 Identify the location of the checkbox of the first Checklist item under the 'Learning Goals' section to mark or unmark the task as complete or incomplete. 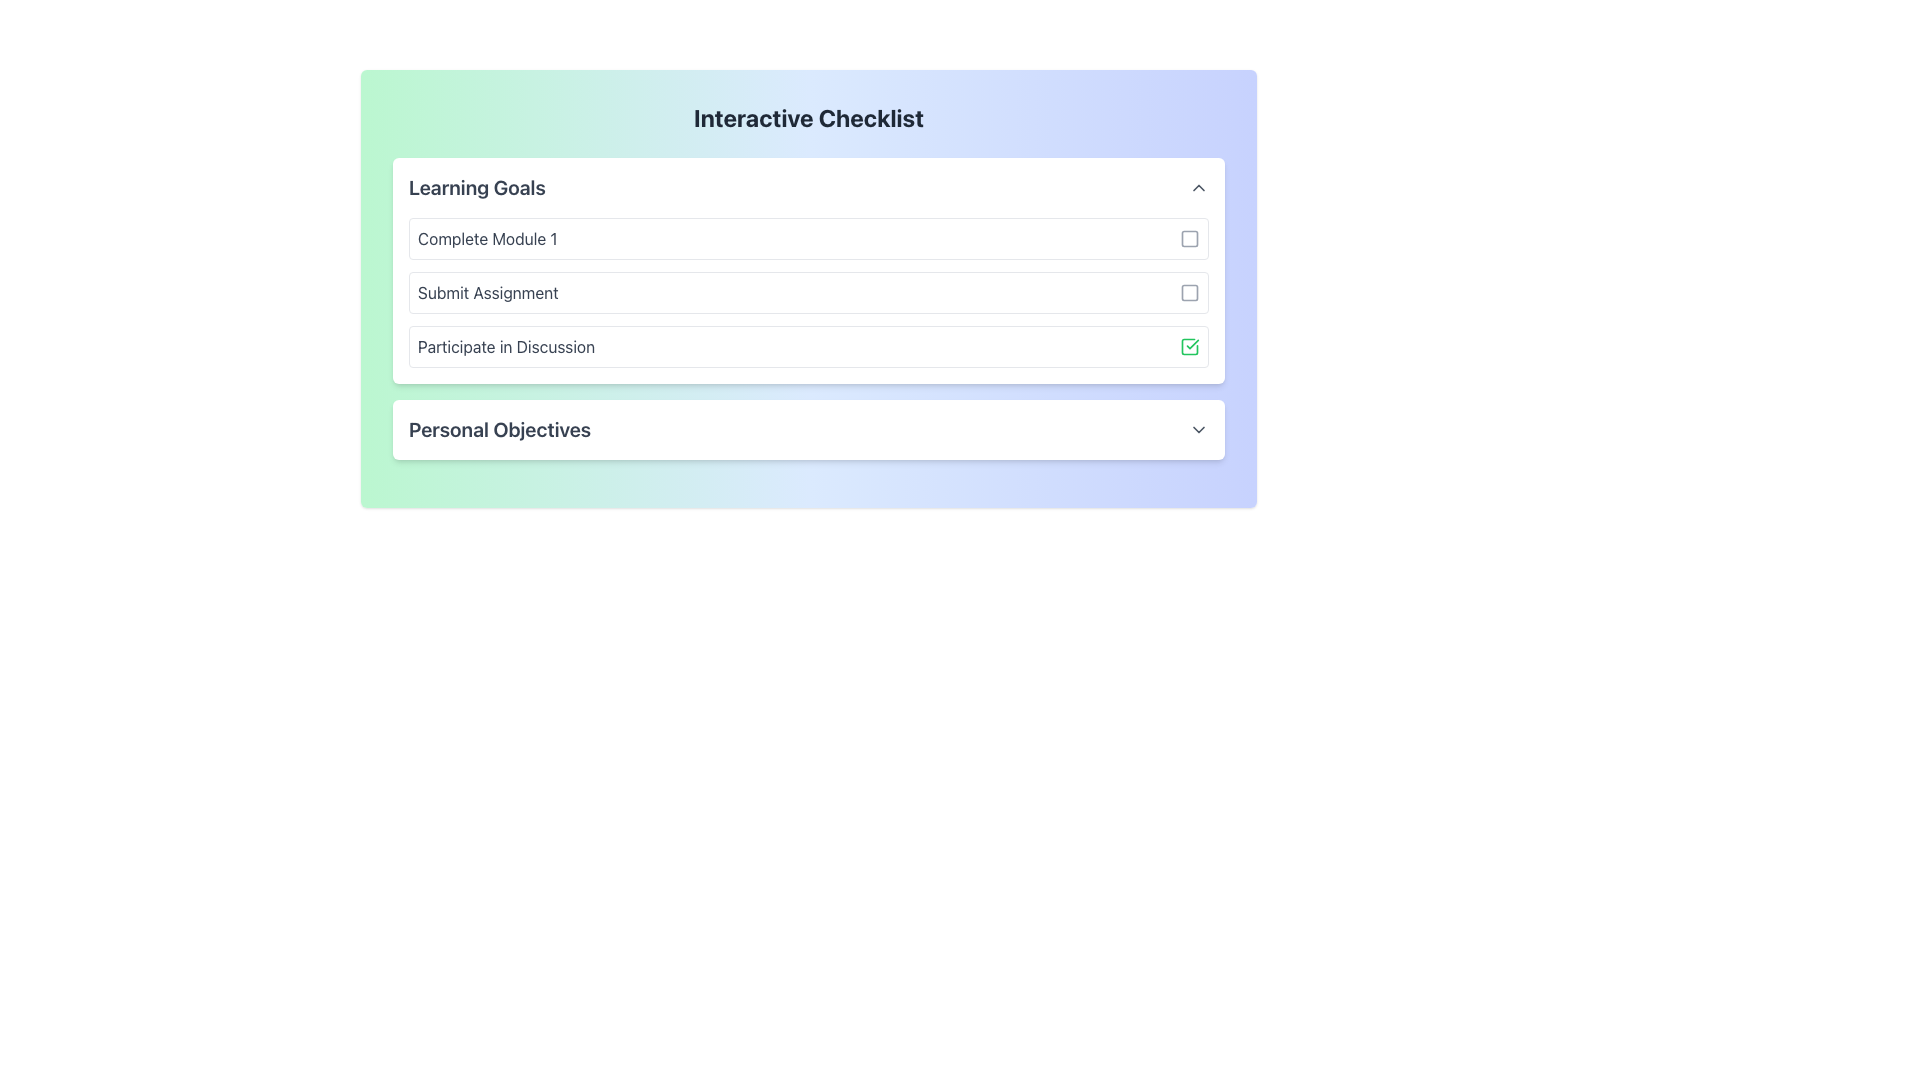
(809, 238).